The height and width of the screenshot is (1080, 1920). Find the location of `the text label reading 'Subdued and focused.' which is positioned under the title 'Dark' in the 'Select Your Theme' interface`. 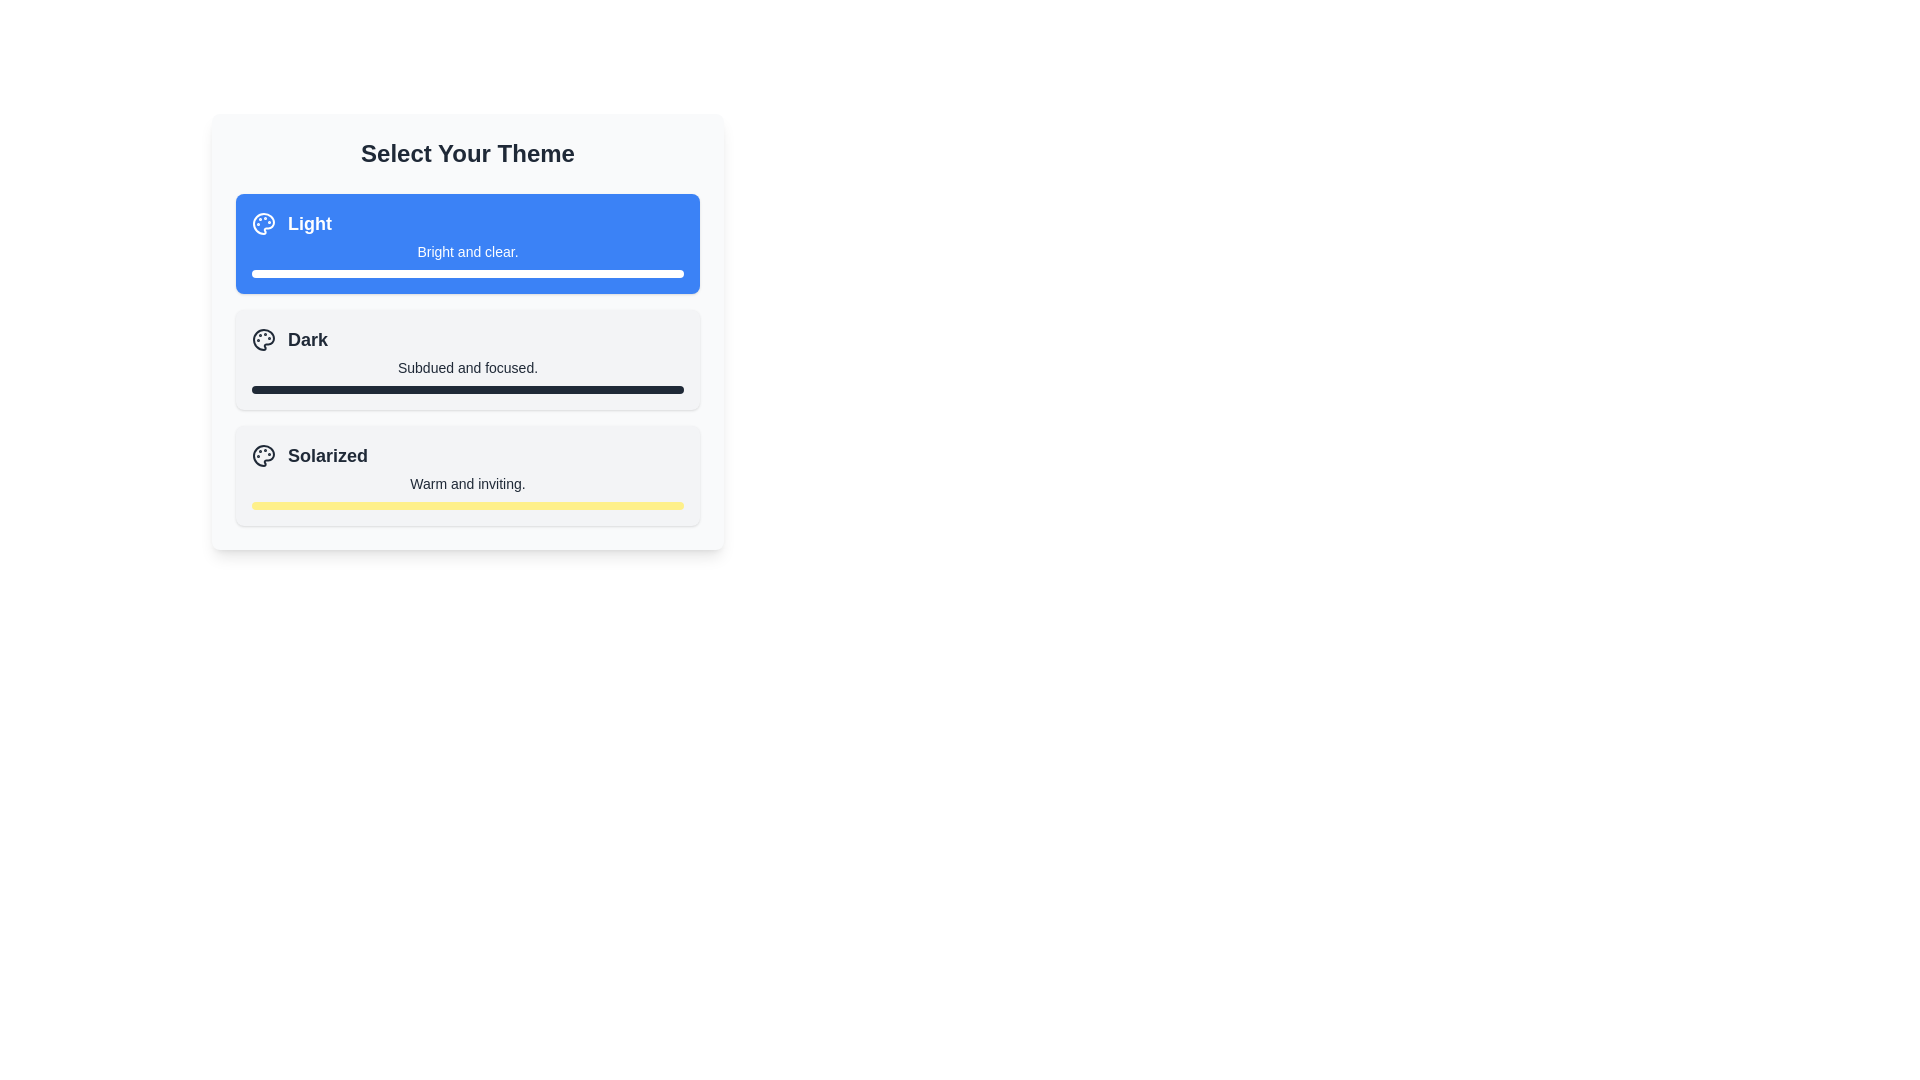

the text label reading 'Subdued and focused.' which is positioned under the title 'Dark' in the 'Select Your Theme' interface is located at coordinates (466, 367).